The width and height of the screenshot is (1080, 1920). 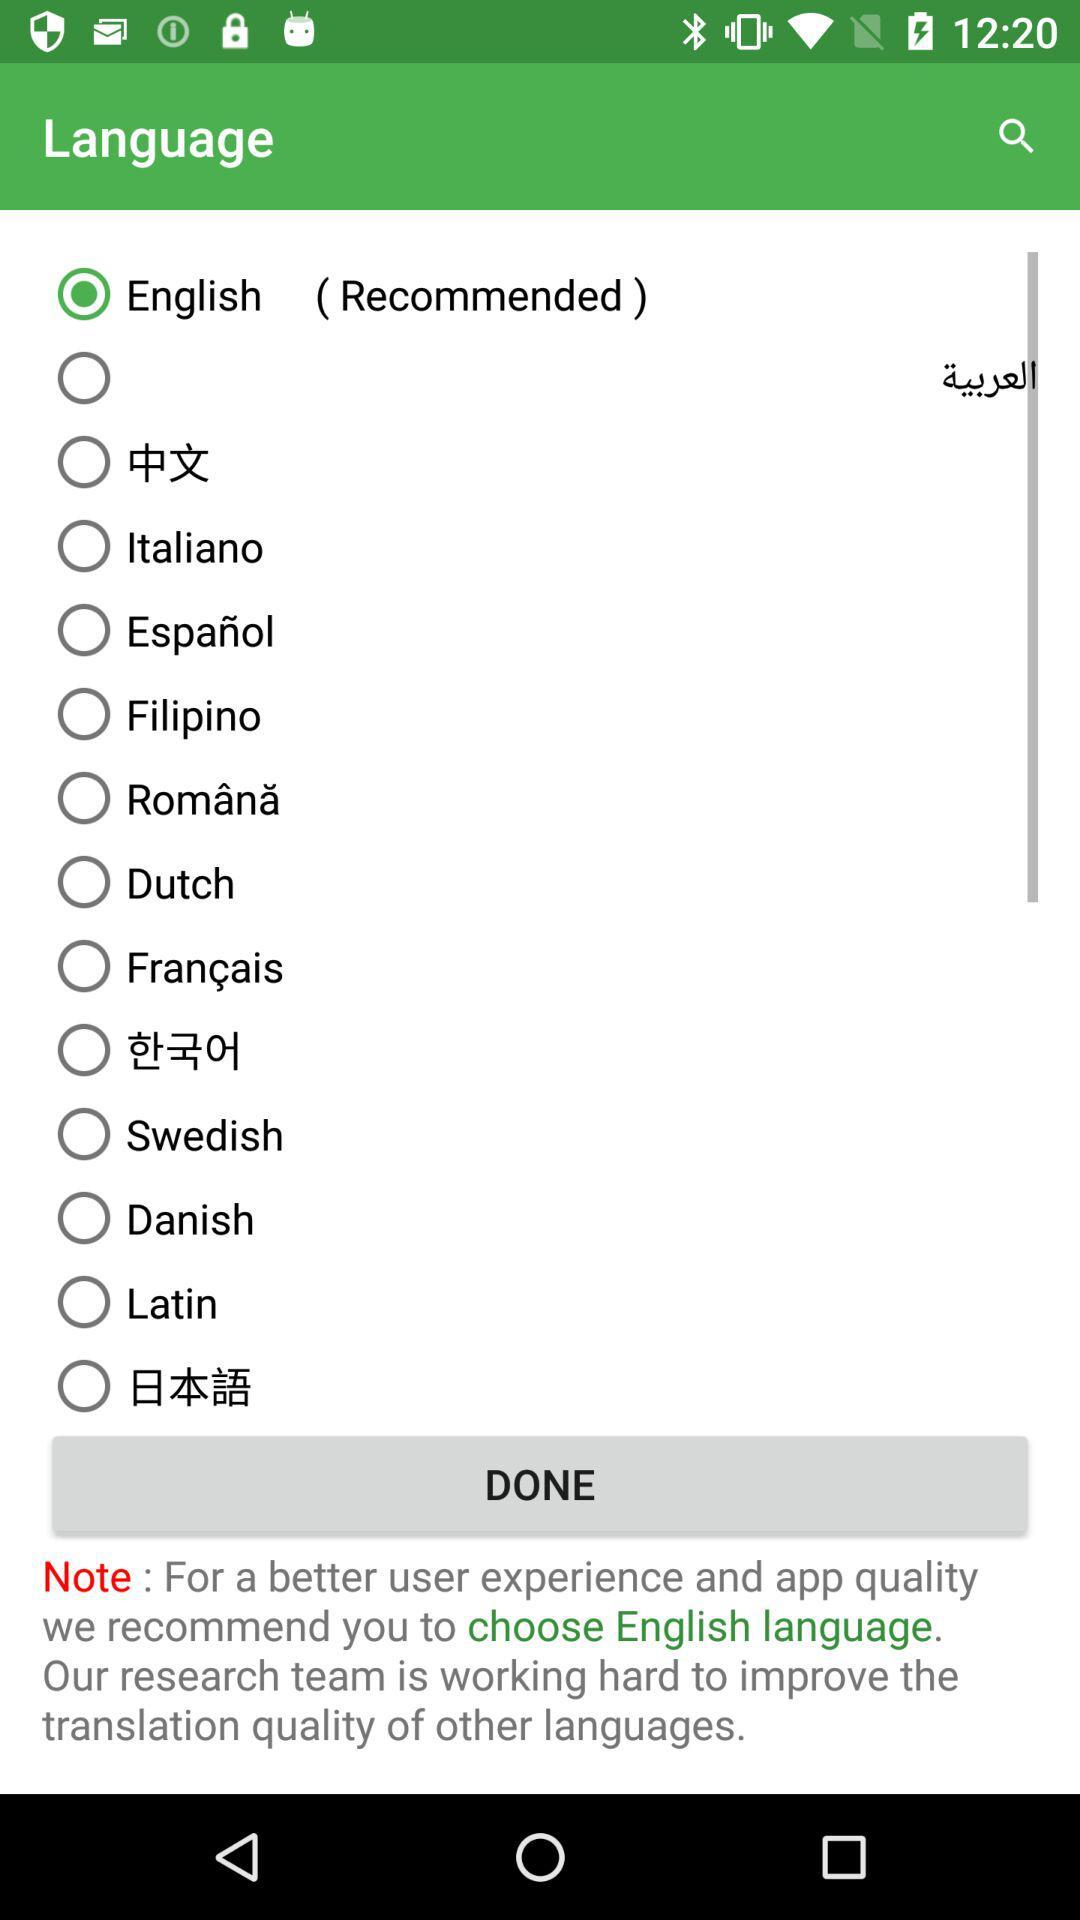 I want to click on the dutch icon, so click(x=540, y=881).